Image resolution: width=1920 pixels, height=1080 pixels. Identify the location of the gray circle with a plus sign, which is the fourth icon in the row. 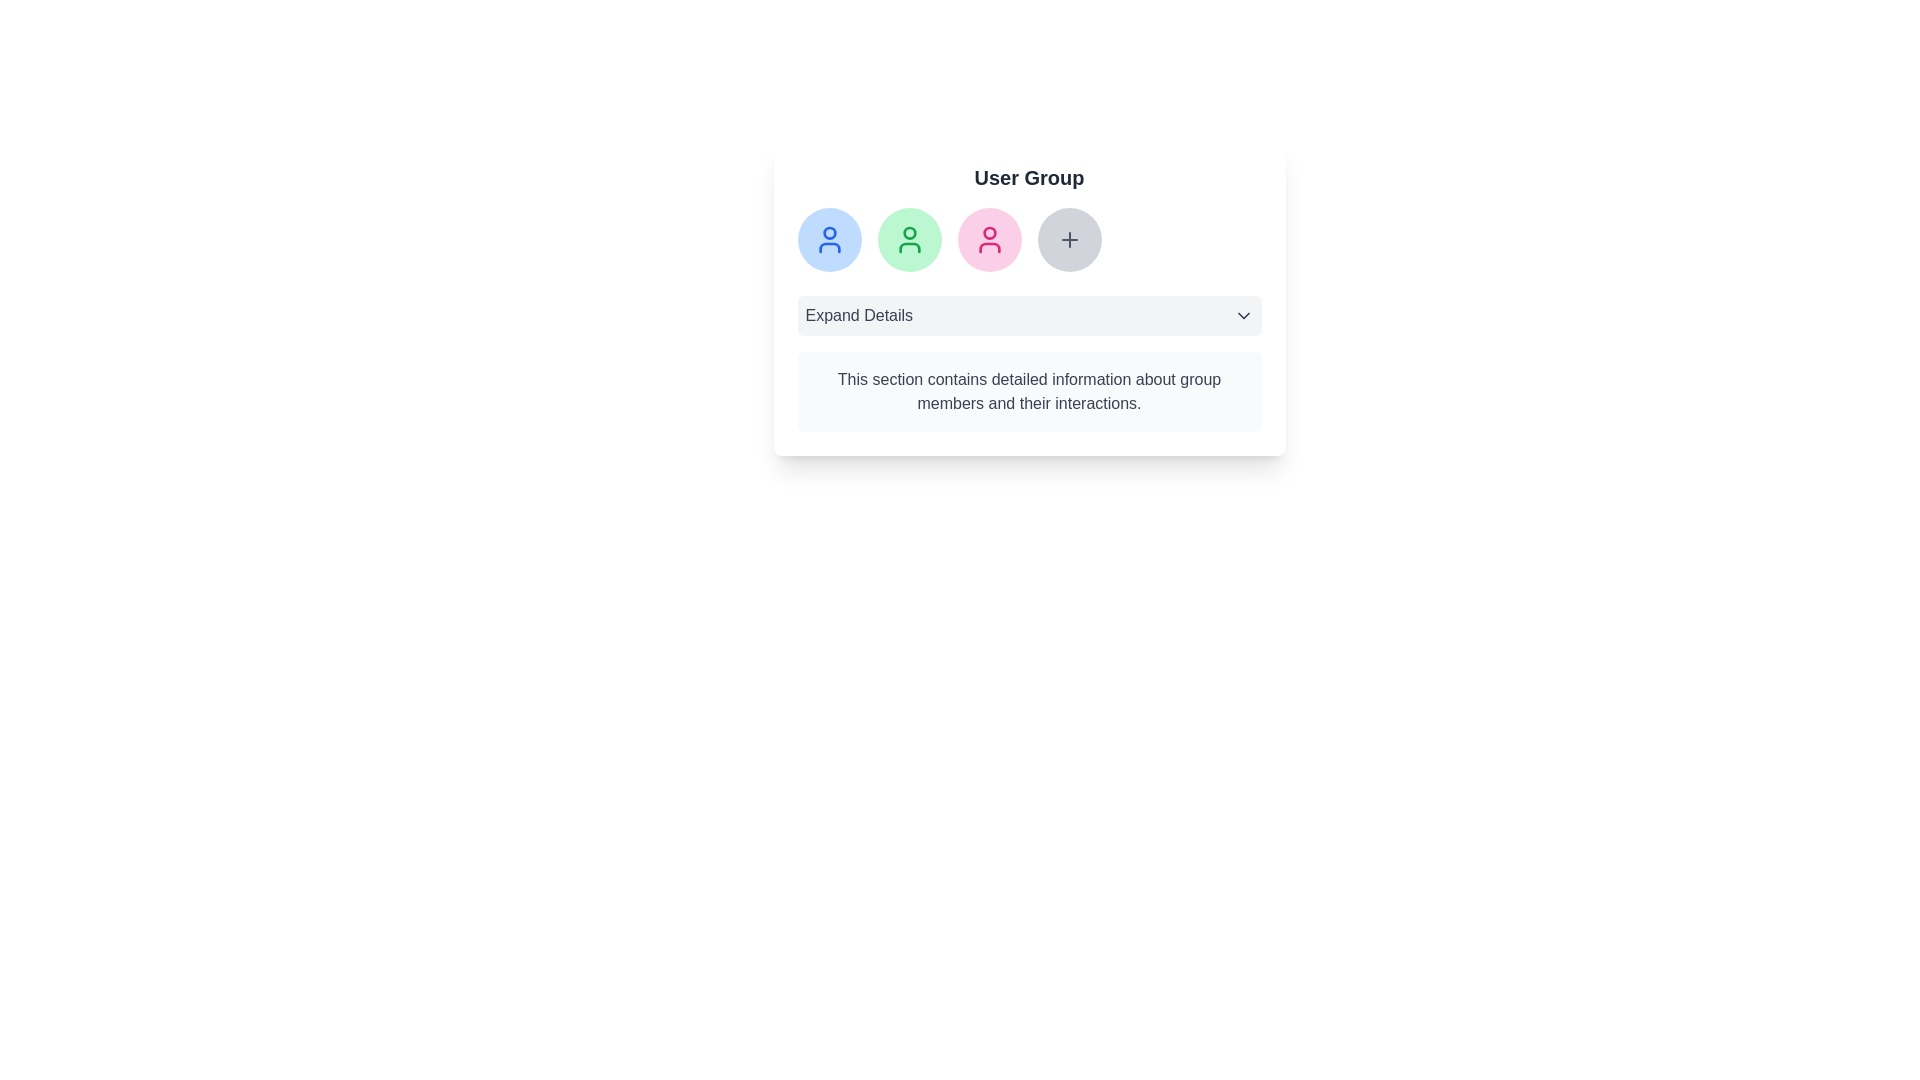
(1029, 238).